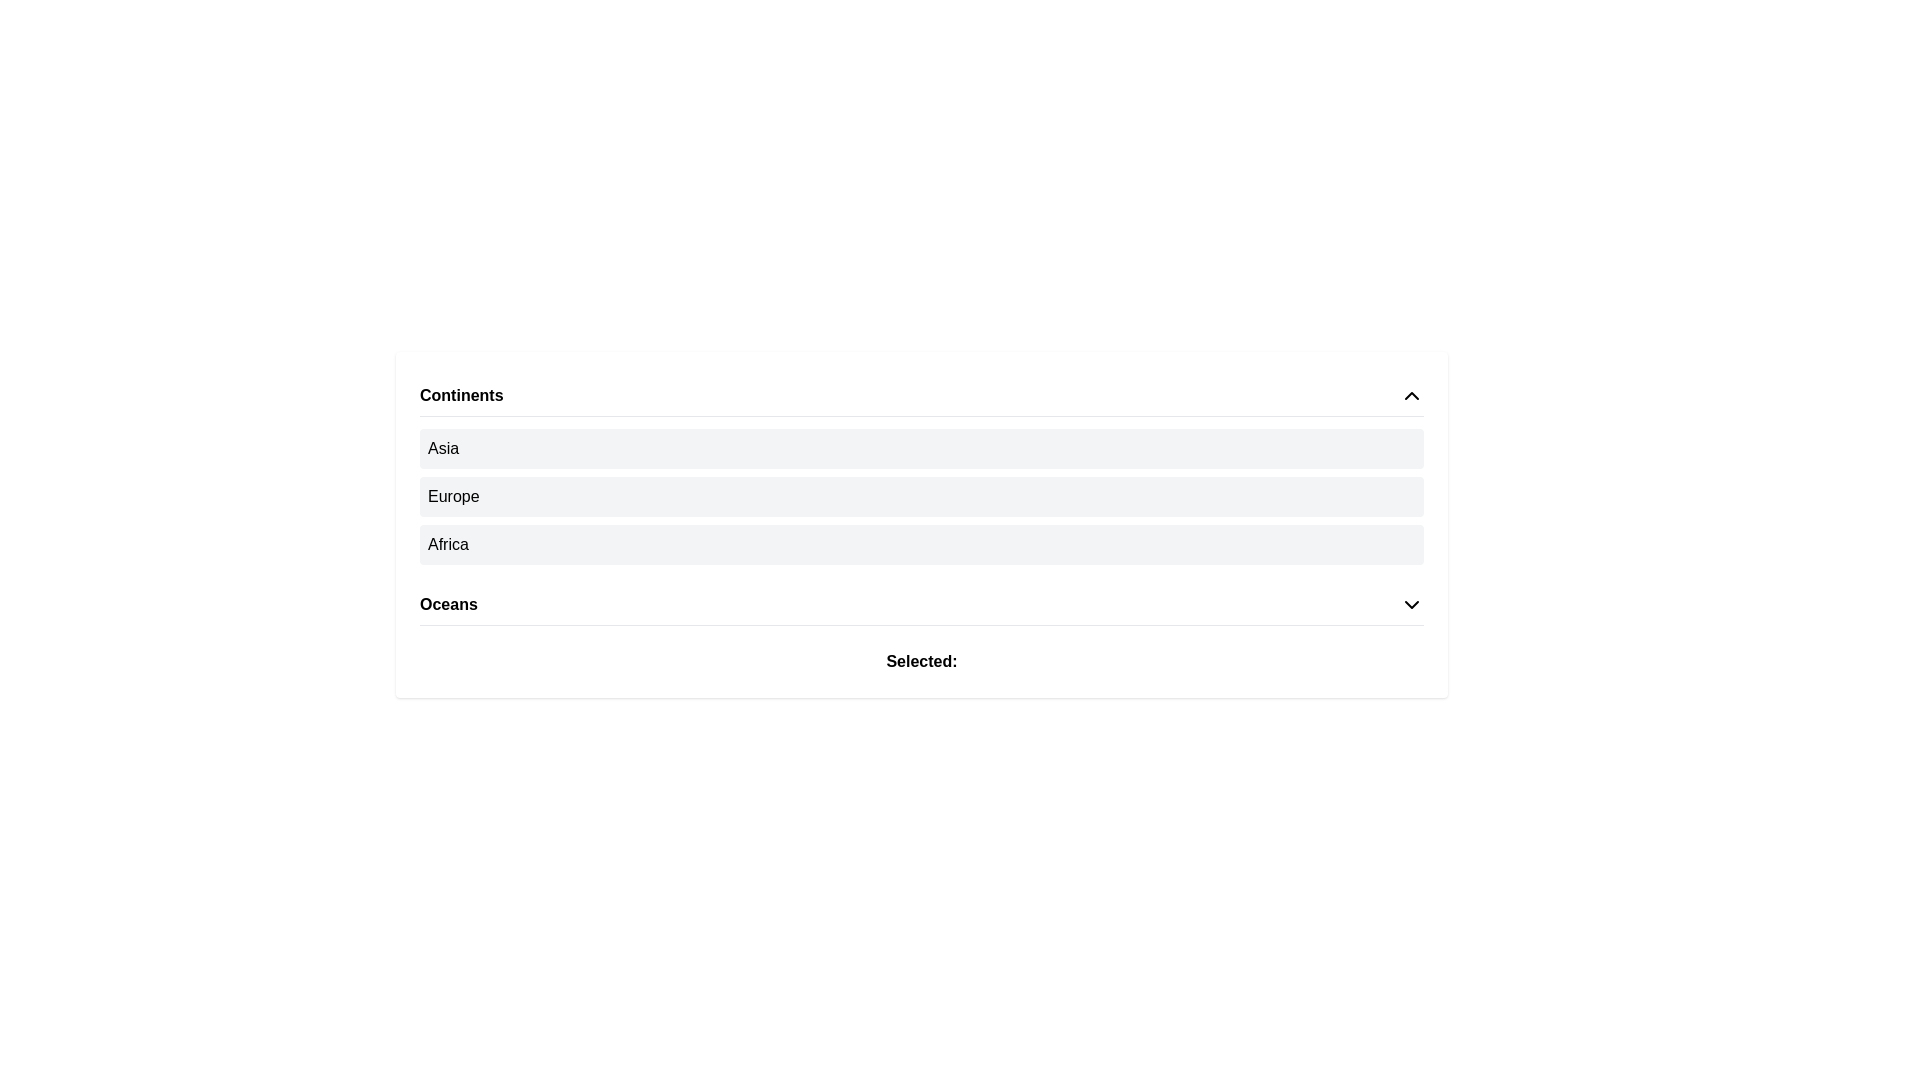  What do you see at coordinates (1410, 604) in the screenshot?
I see `the downward-pointing chevron icon located at the far right of the 'Oceans' text` at bounding box center [1410, 604].